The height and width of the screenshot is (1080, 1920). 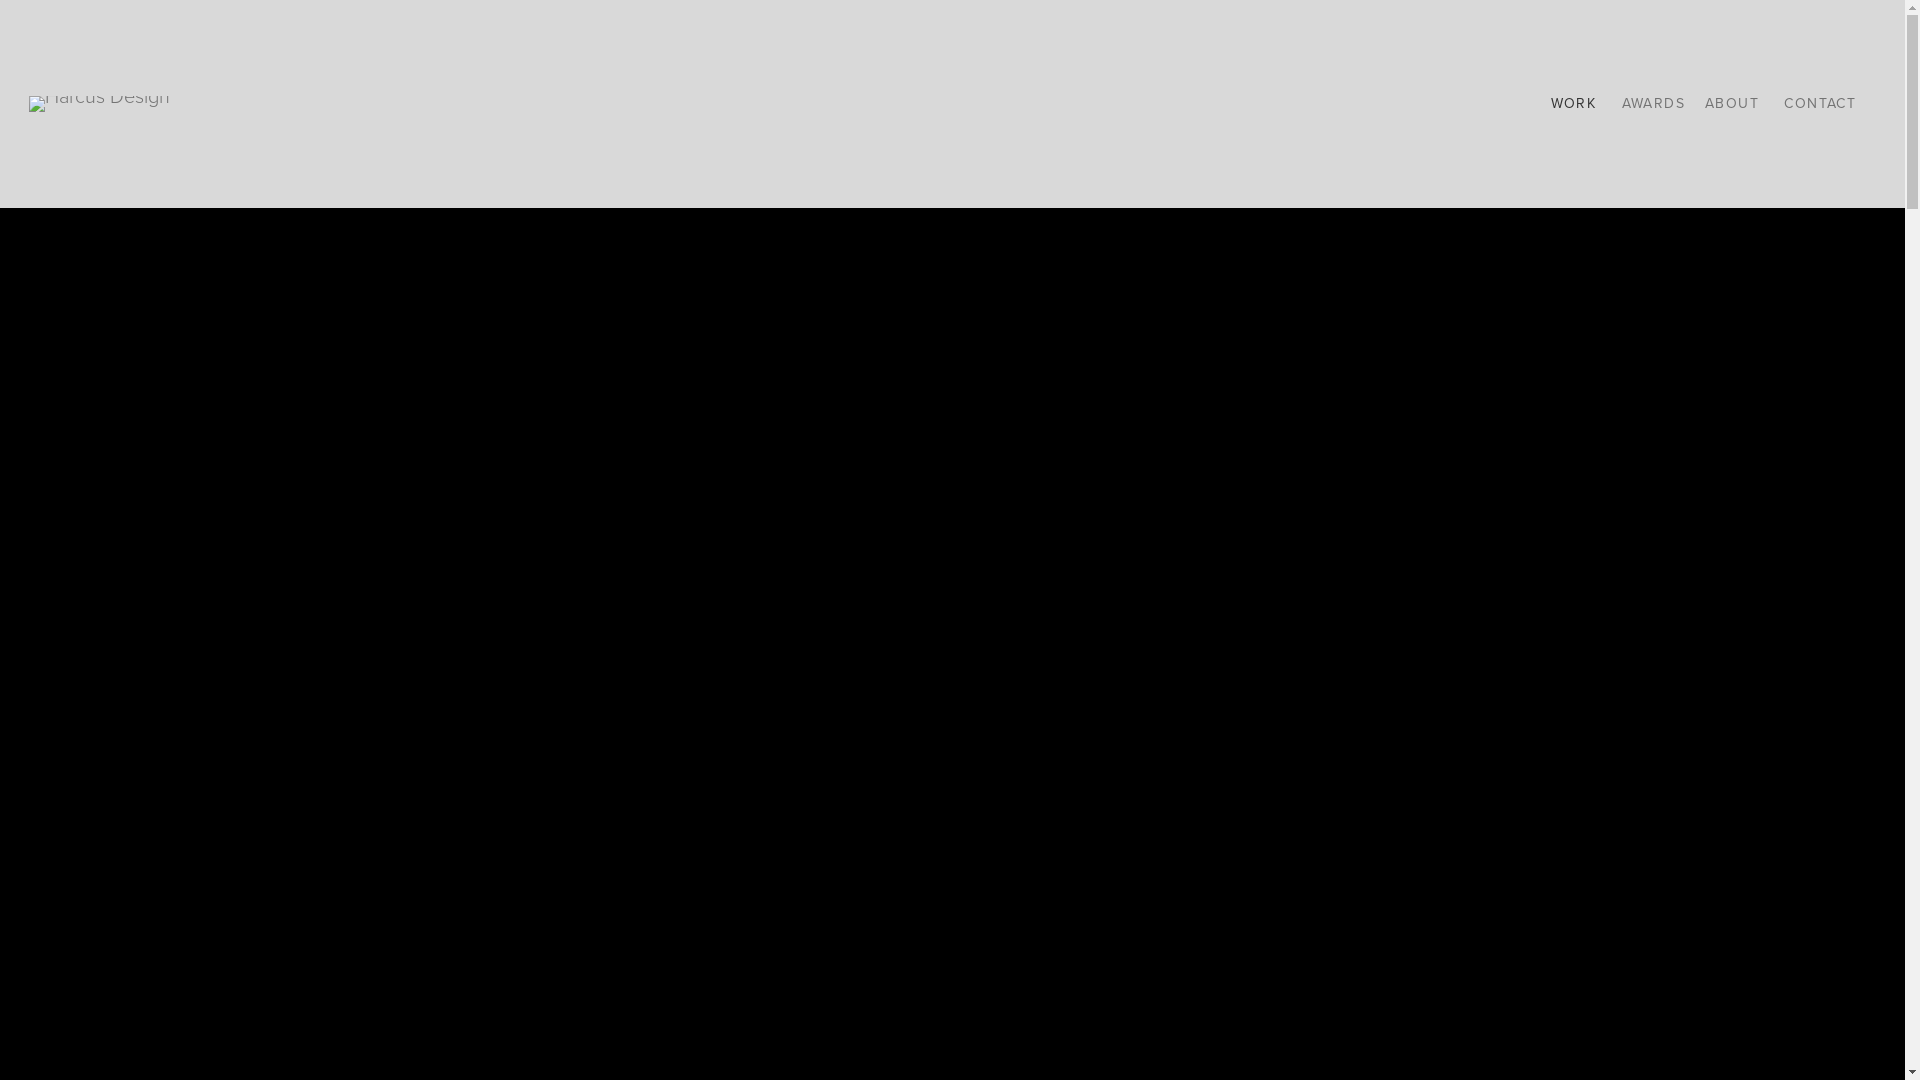 What do you see at coordinates (1622, 103) in the screenshot?
I see `'AWARDS'` at bounding box center [1622, 103].